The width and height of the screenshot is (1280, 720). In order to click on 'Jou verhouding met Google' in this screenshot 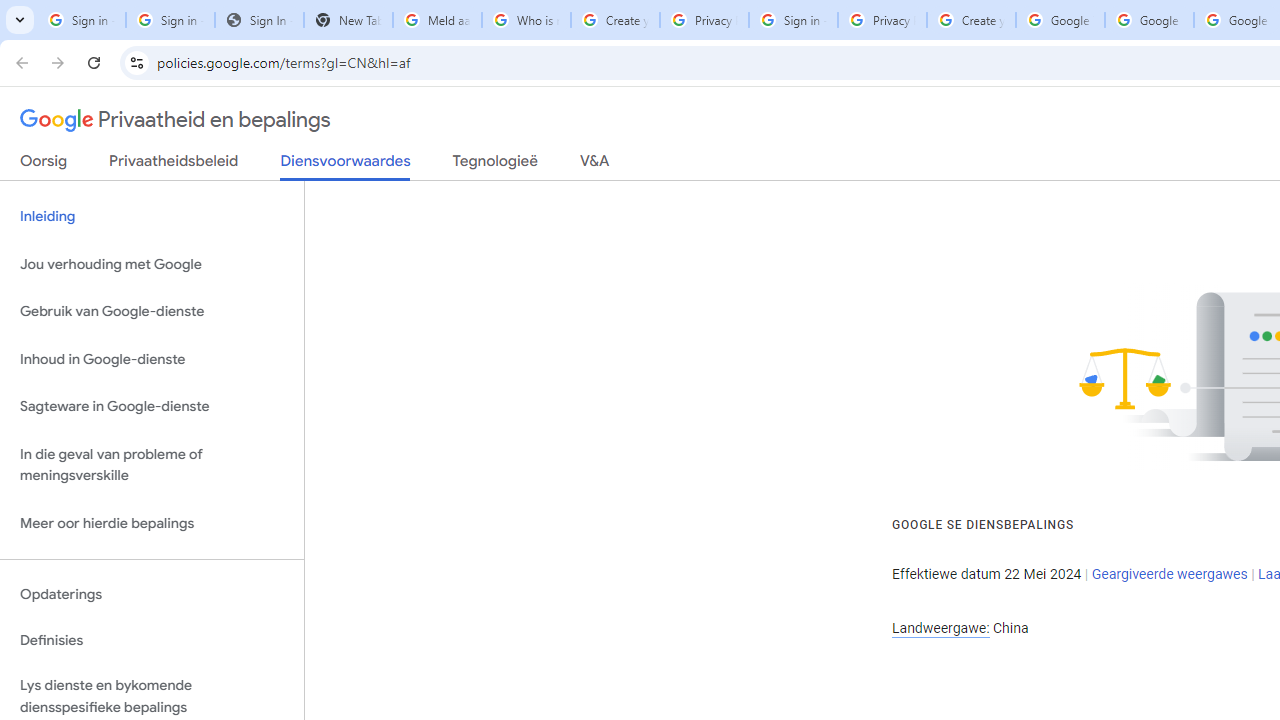, I will do `click(151, 263)`.